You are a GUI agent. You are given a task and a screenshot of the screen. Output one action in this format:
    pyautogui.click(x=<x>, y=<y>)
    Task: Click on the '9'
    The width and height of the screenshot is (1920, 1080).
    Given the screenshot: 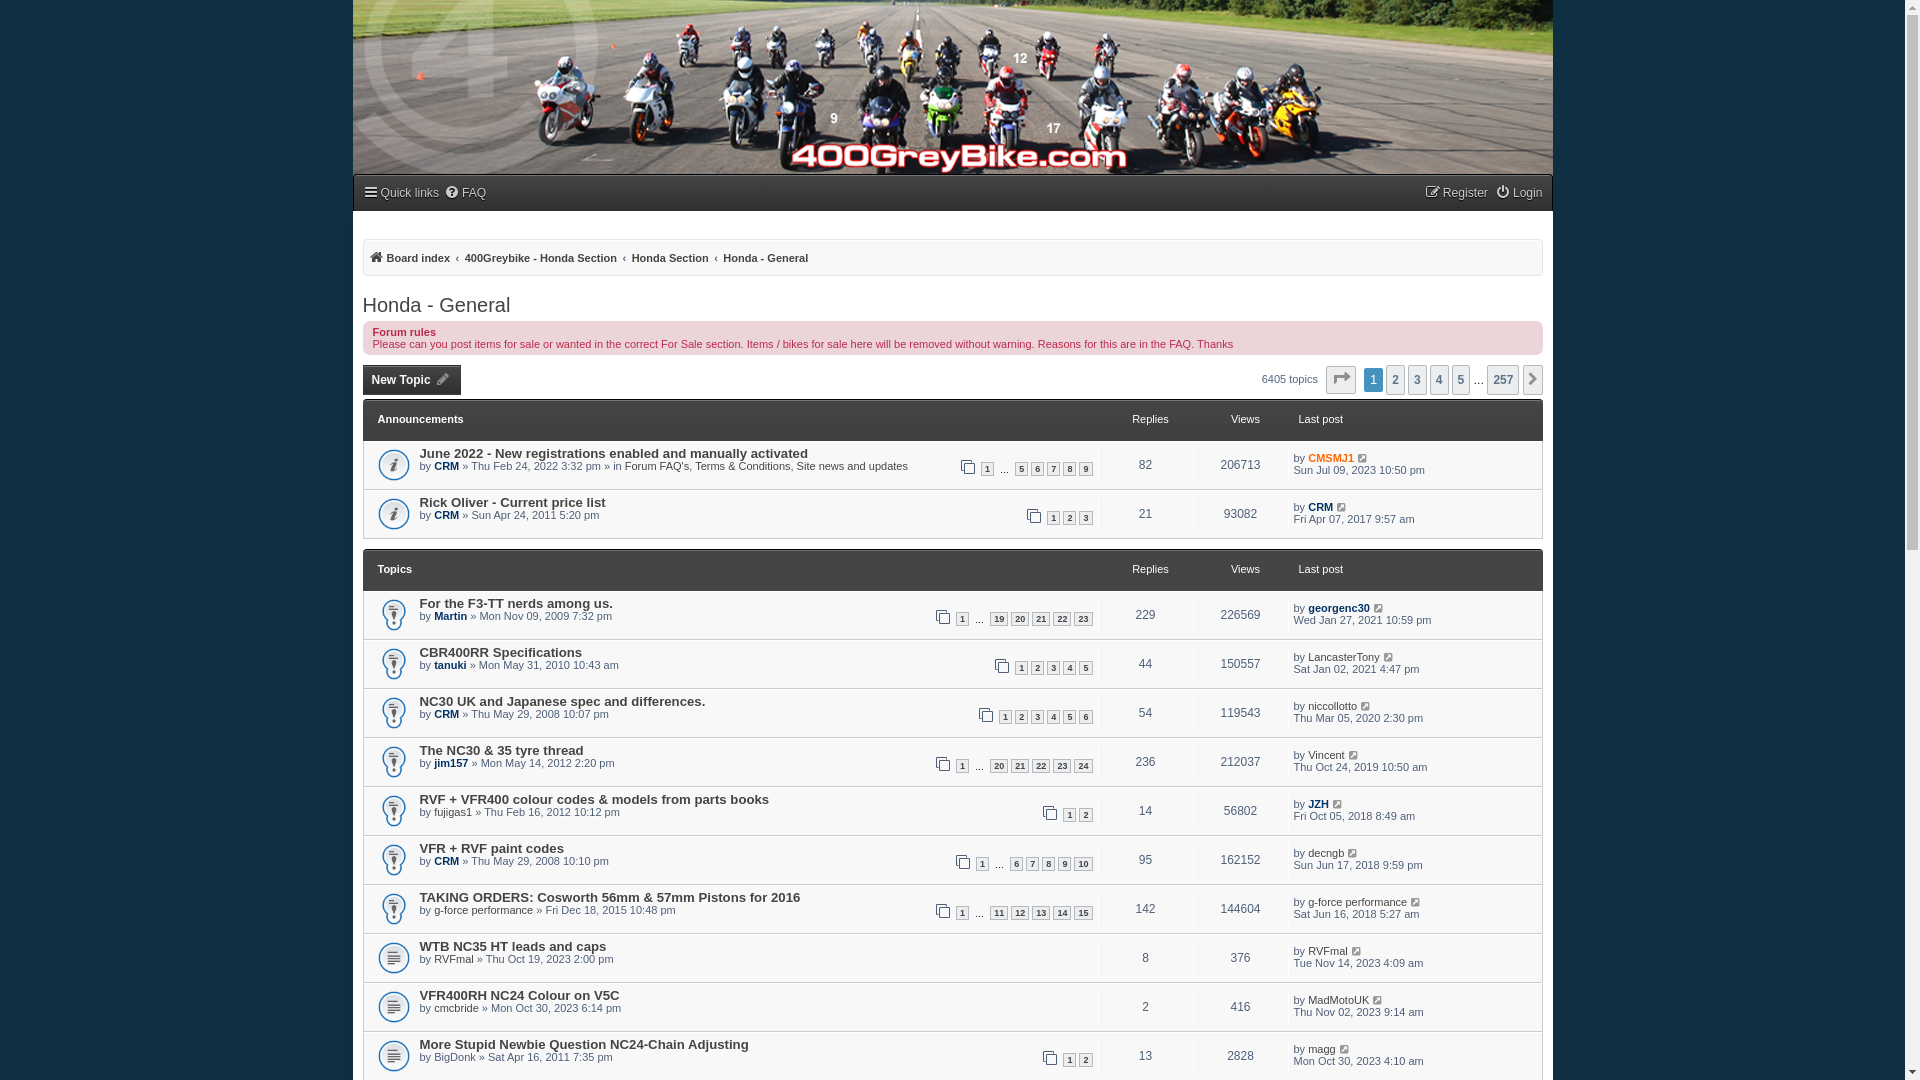 What is the action you would take?
    pyautogui.click(x=1063, y=863)
    